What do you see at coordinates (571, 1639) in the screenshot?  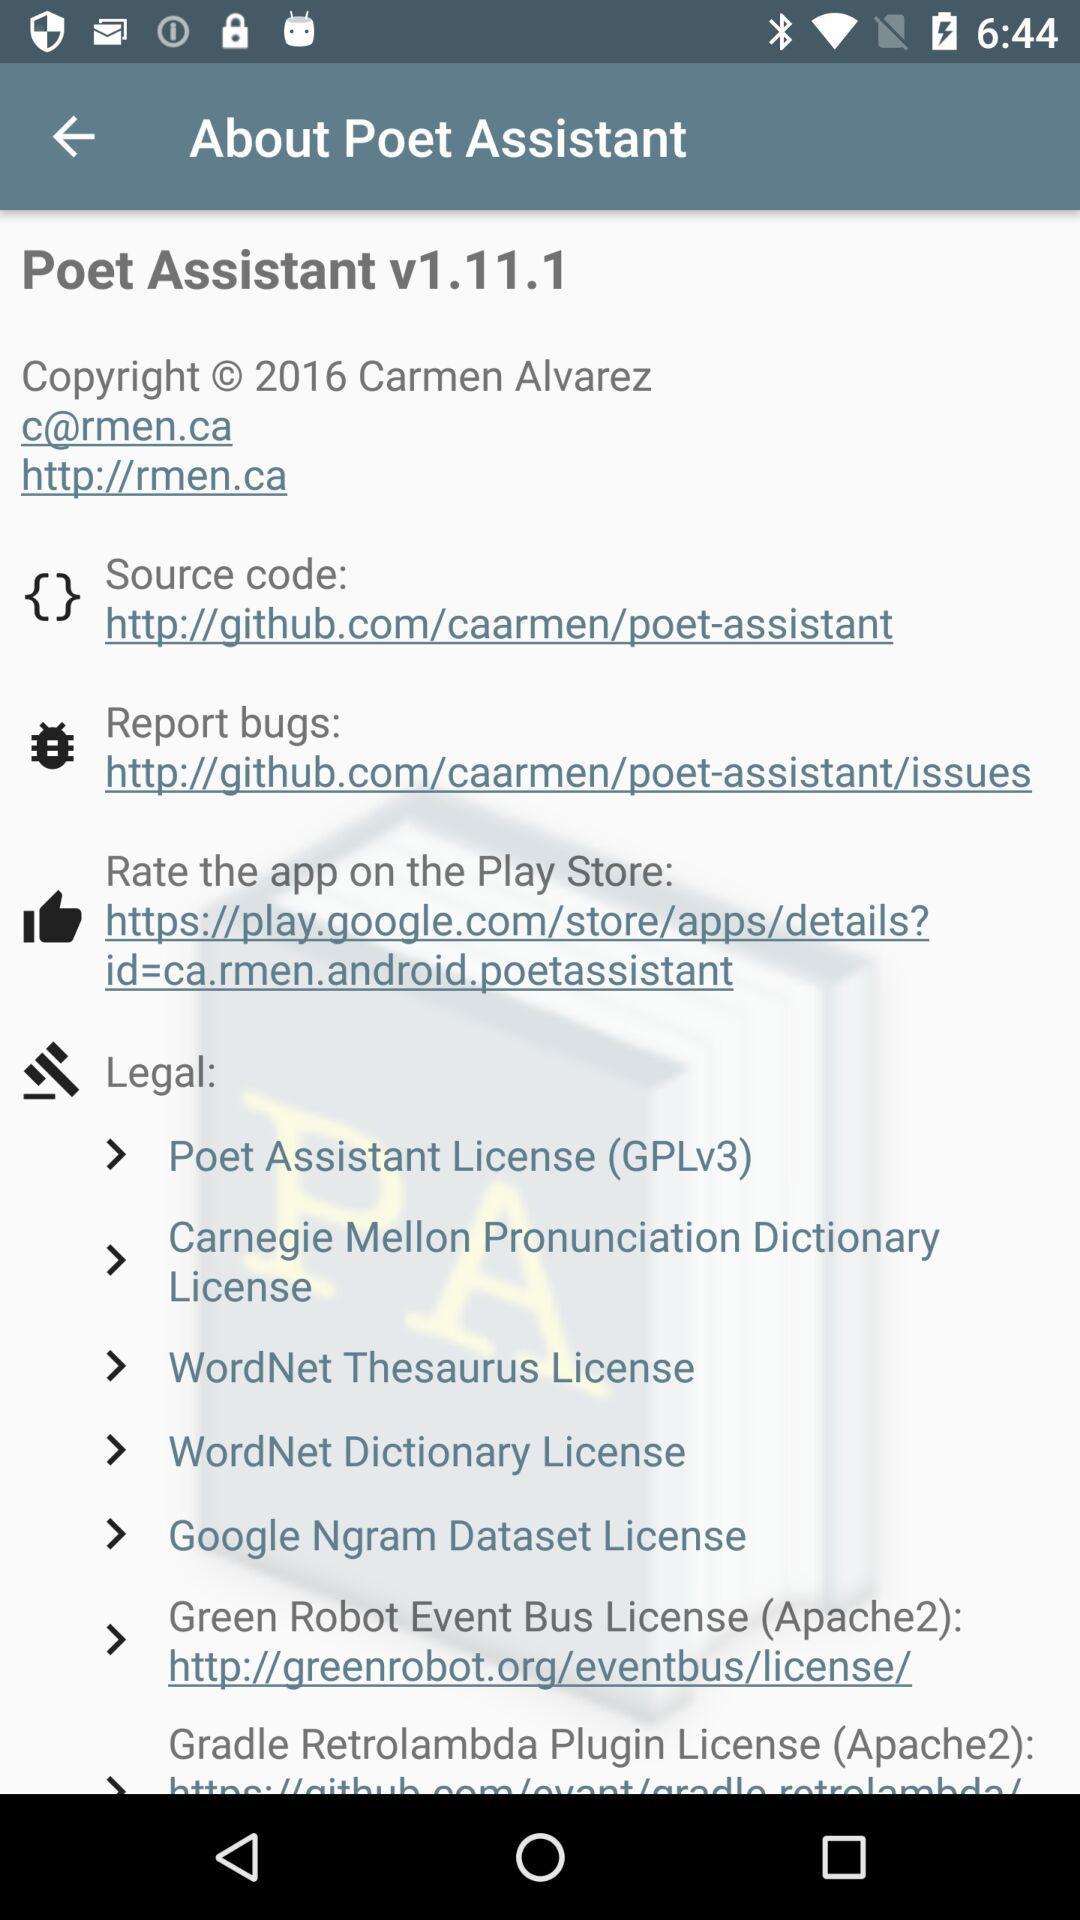 I see `the green robot event` at bounding box center [571, 1639].